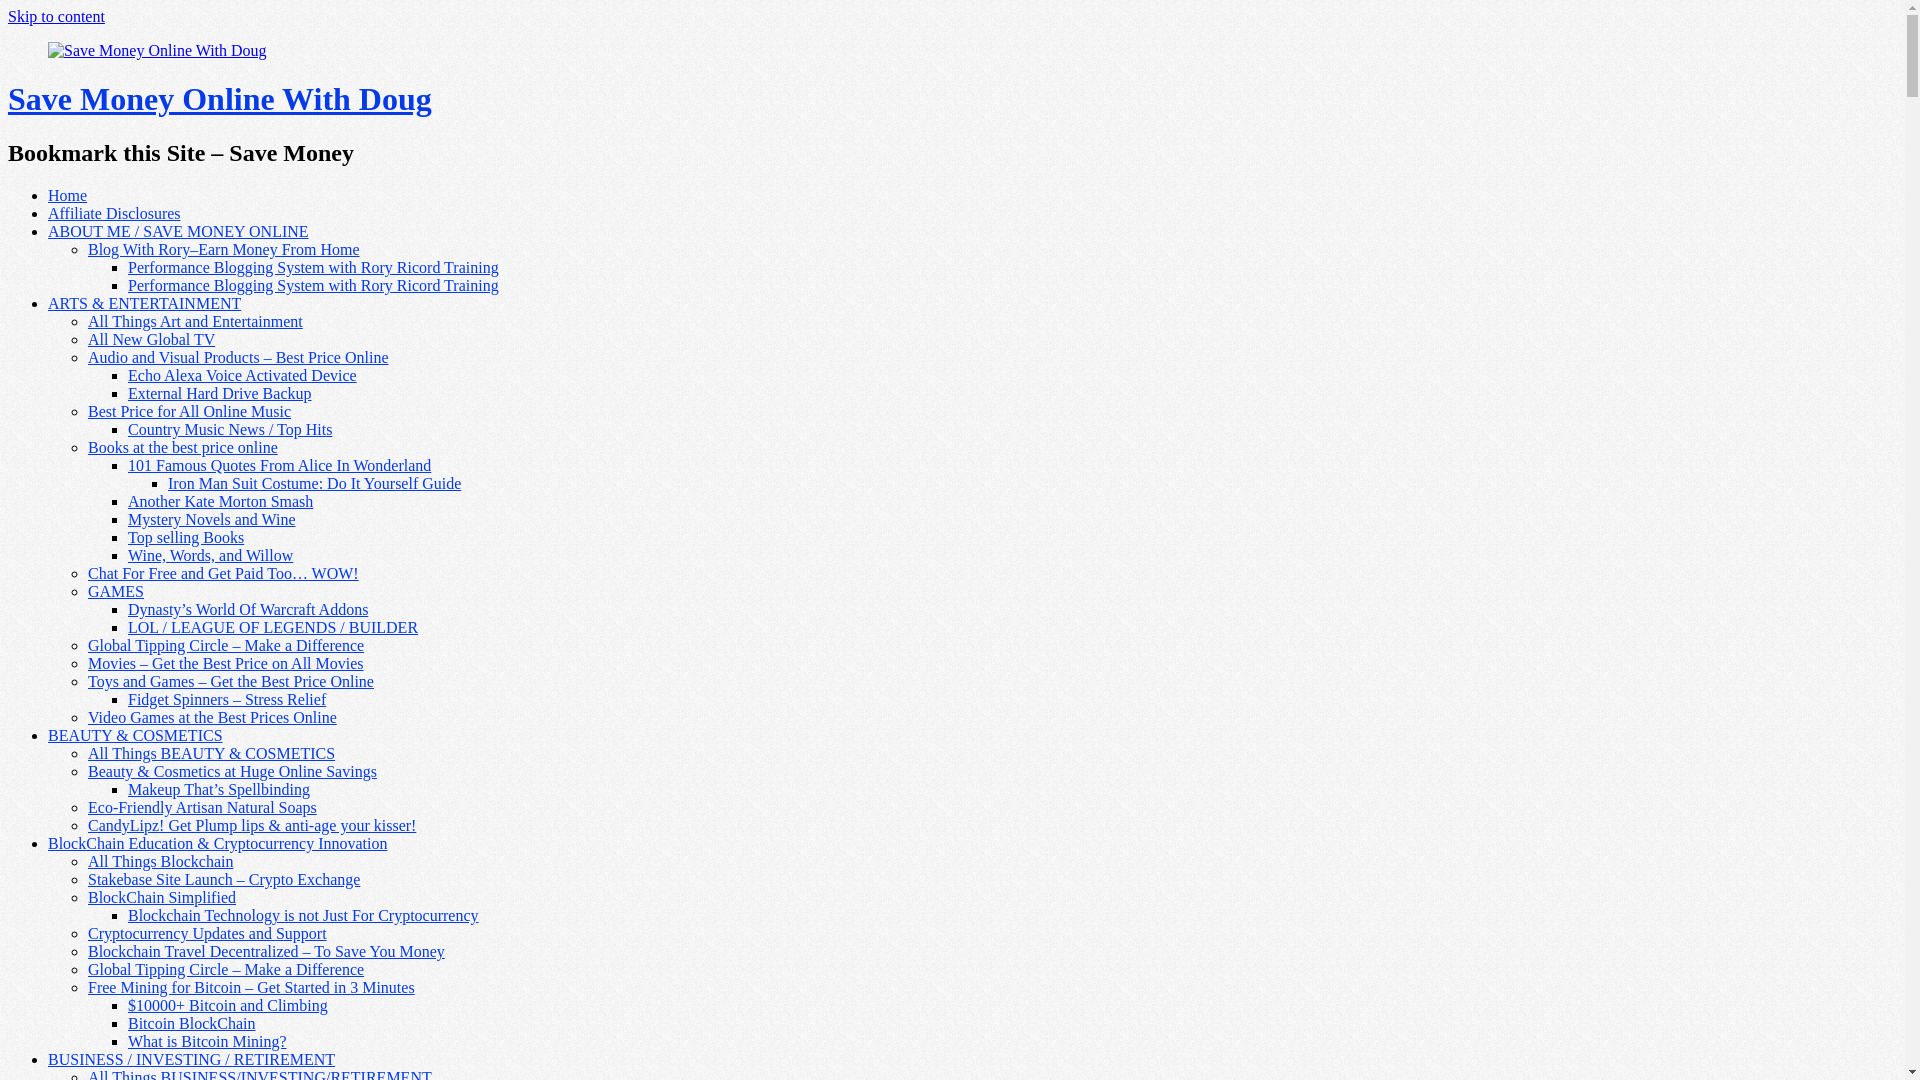  Describe the element at coordinates (241, 375) in the screenshot. I see `'Echo Alexa Voice Activated Device'` at that location.